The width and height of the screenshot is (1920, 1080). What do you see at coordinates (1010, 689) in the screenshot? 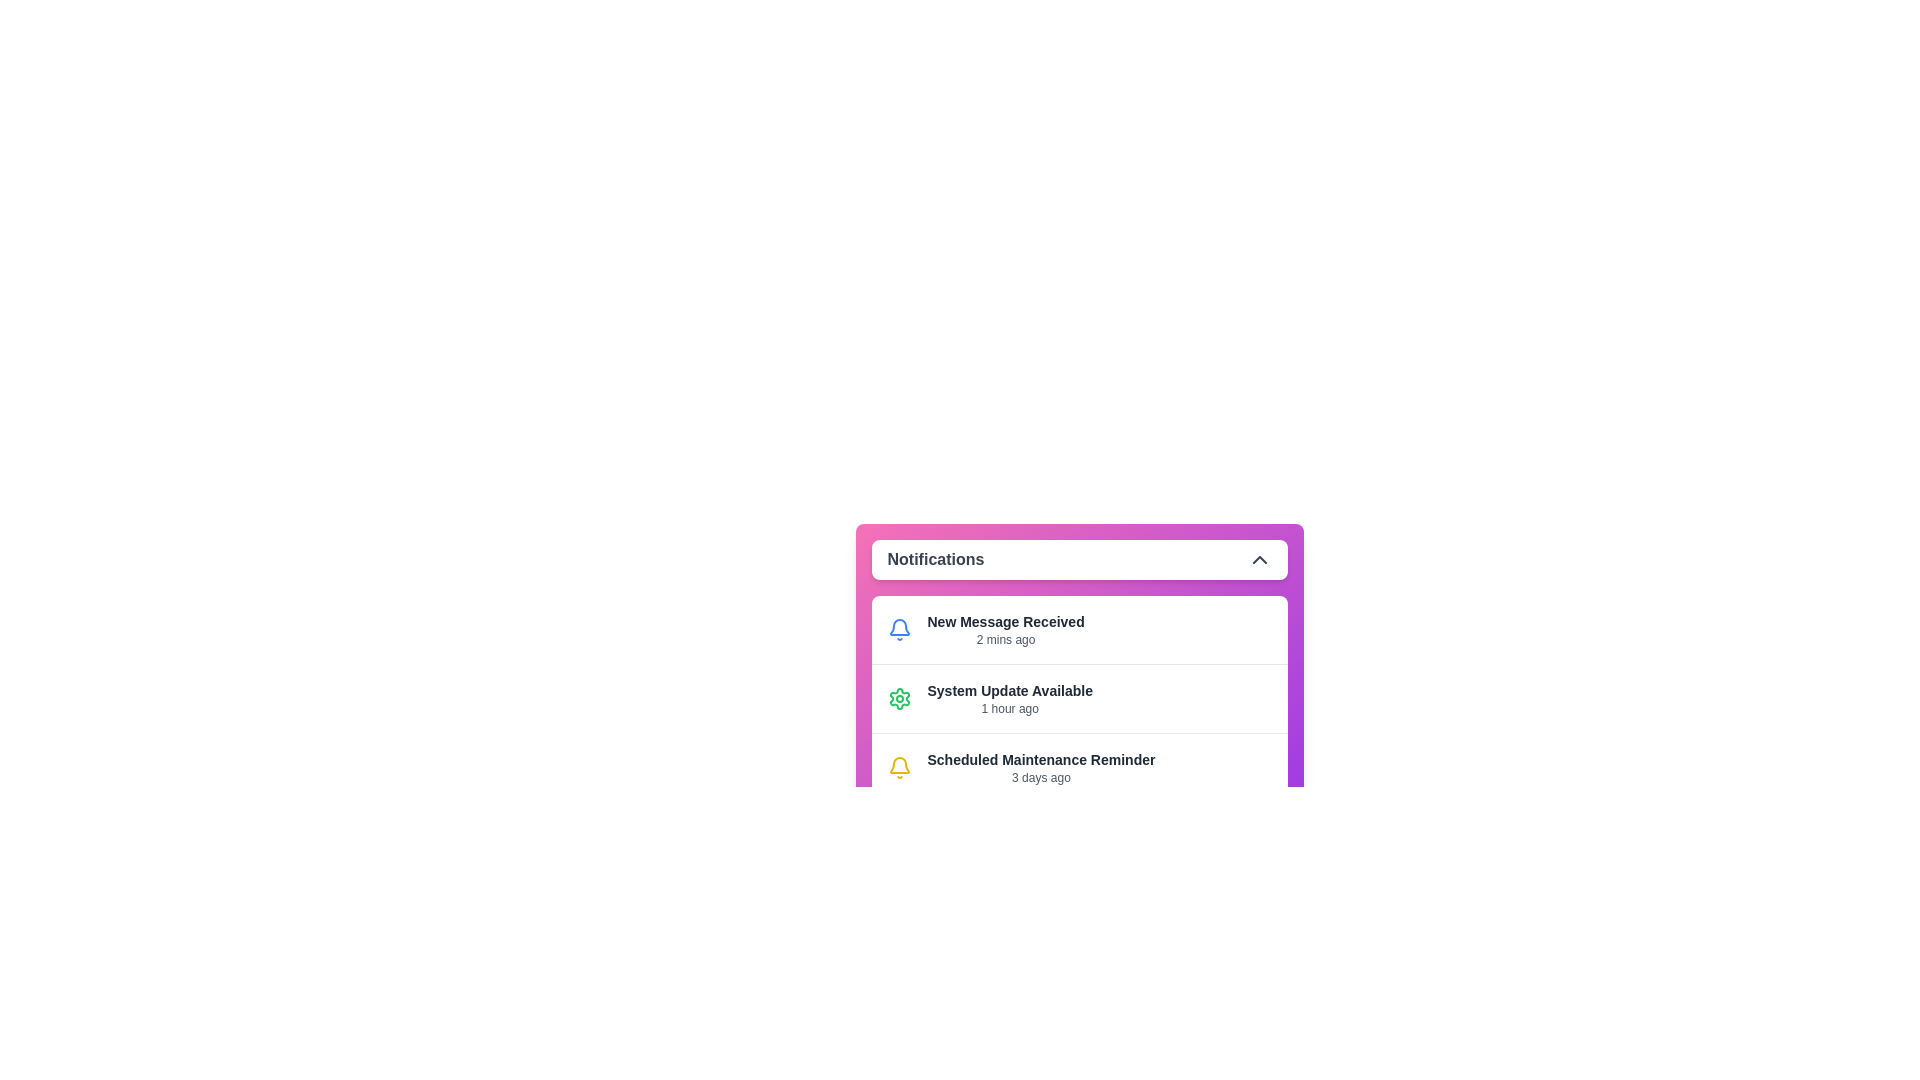
I see `text content of the 'System Update Available' notification, which is displayed in bold within a purple-themed notification panel` at bounding box center [1010, 689].